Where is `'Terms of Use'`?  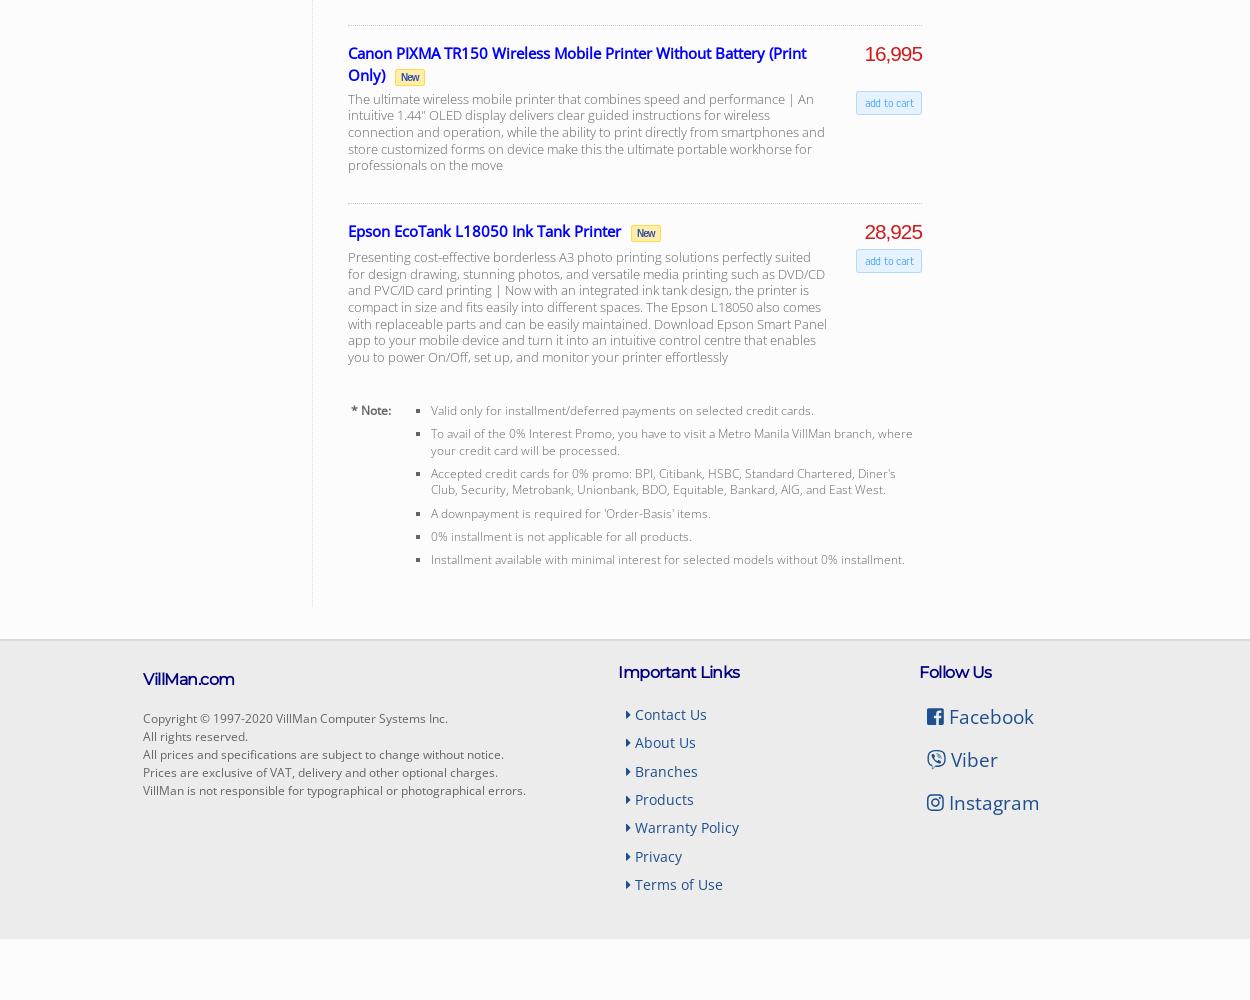
'Terms of Use' is located at coordinates (677, 884).